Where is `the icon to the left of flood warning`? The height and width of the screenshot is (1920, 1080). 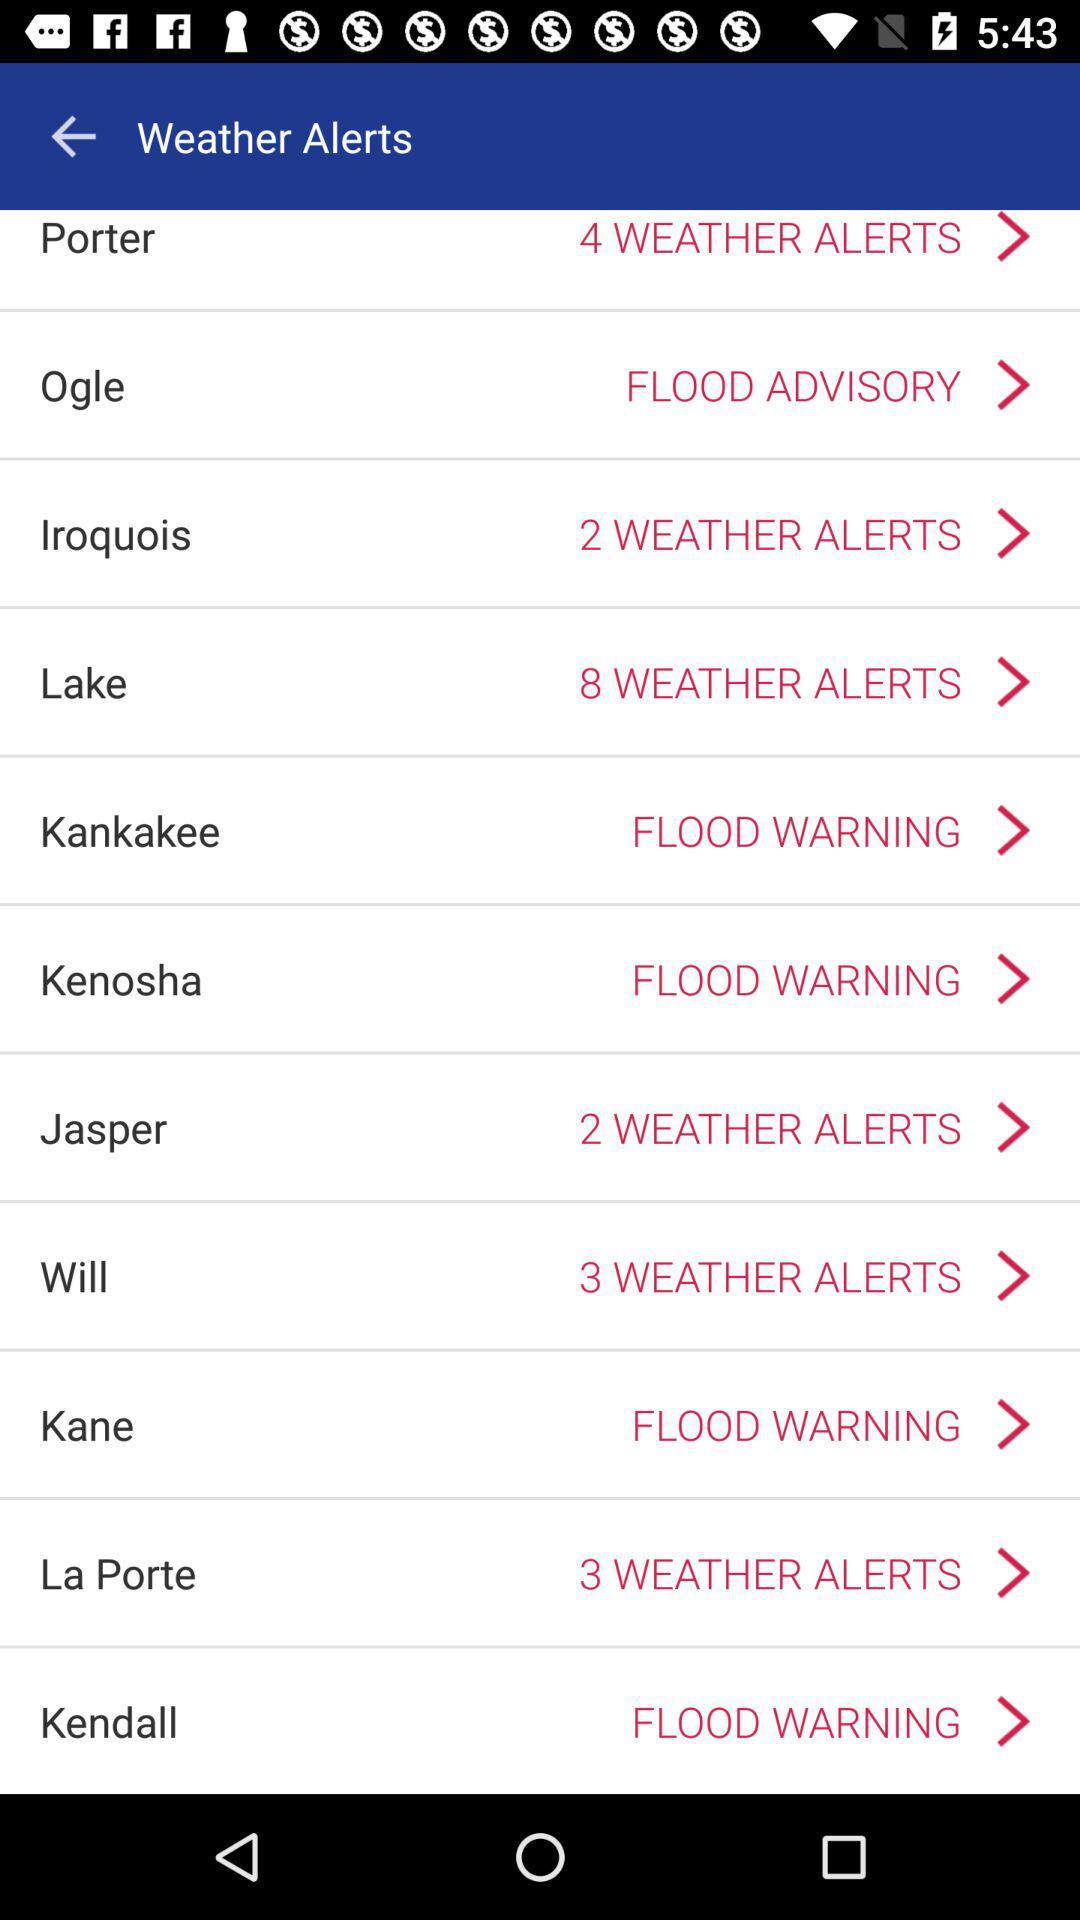 the icon to the left of flood warning is located at coordinates (86, 1423).